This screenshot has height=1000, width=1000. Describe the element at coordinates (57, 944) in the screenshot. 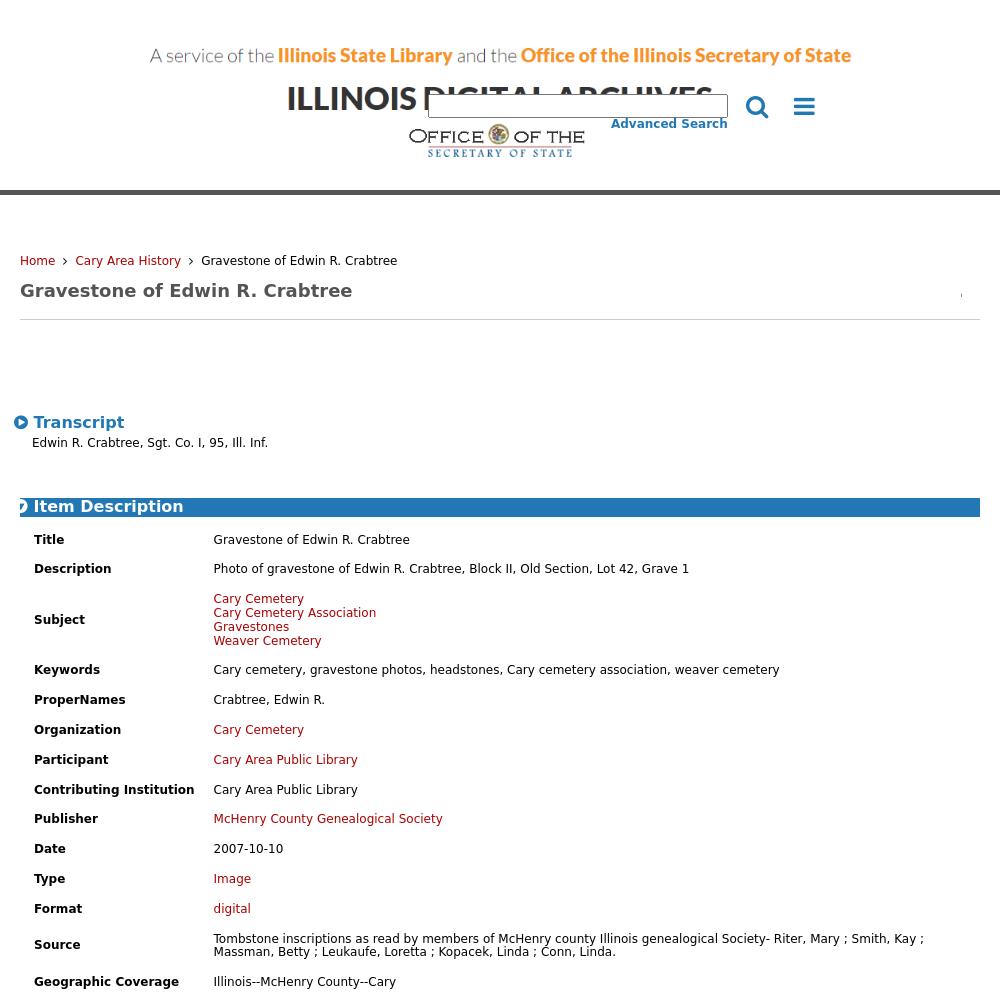

I see `'Source'` at that location.